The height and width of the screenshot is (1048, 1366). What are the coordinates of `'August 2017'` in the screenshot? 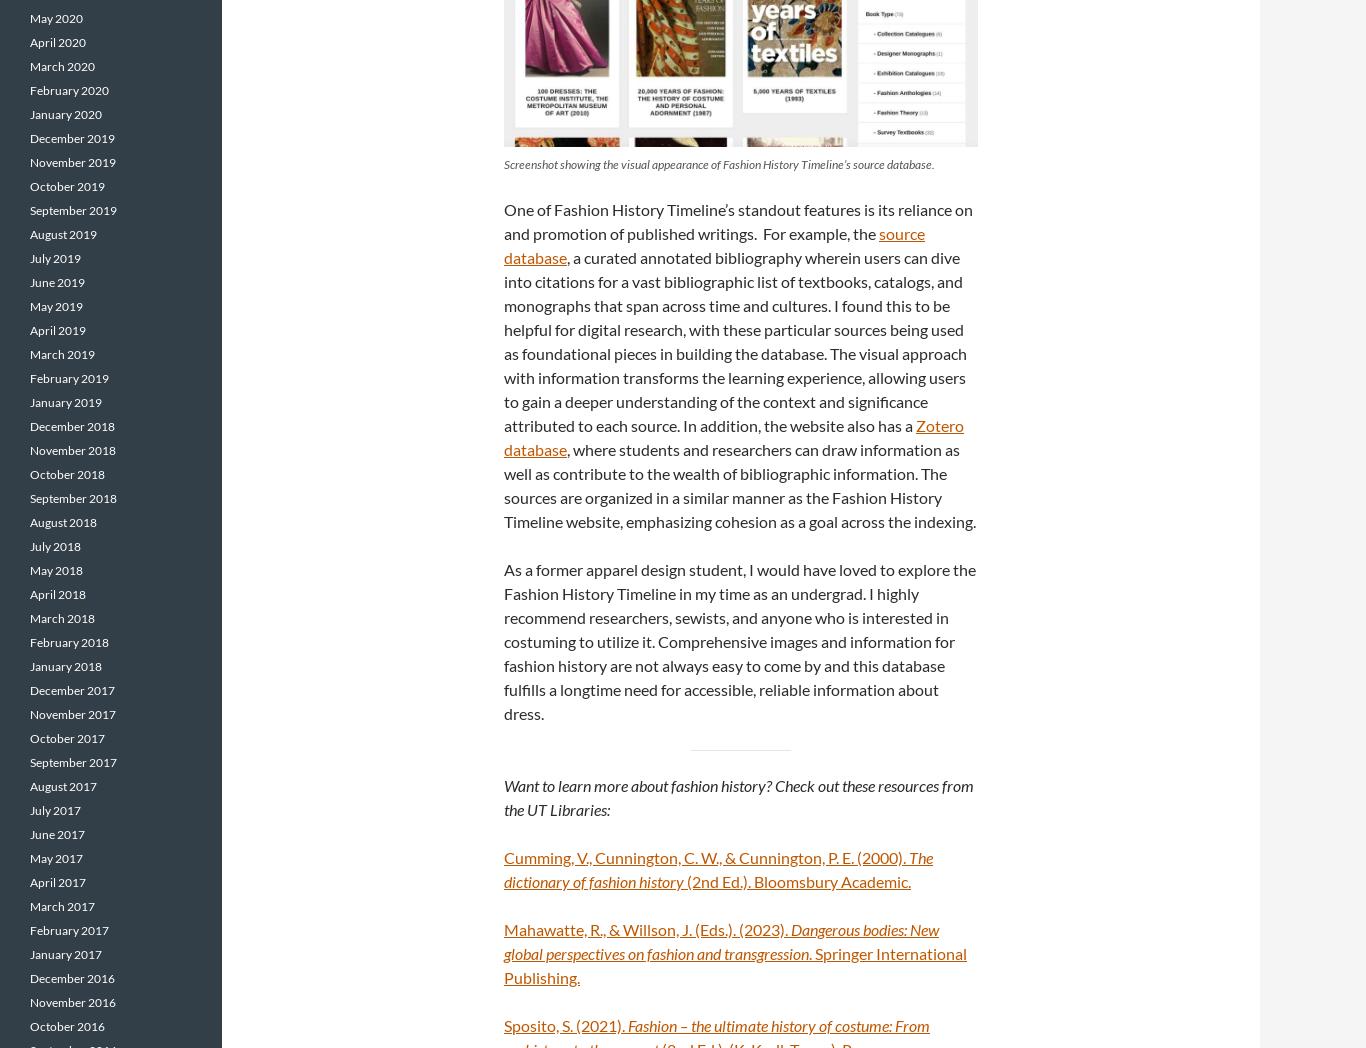 It's located at (63, 786).